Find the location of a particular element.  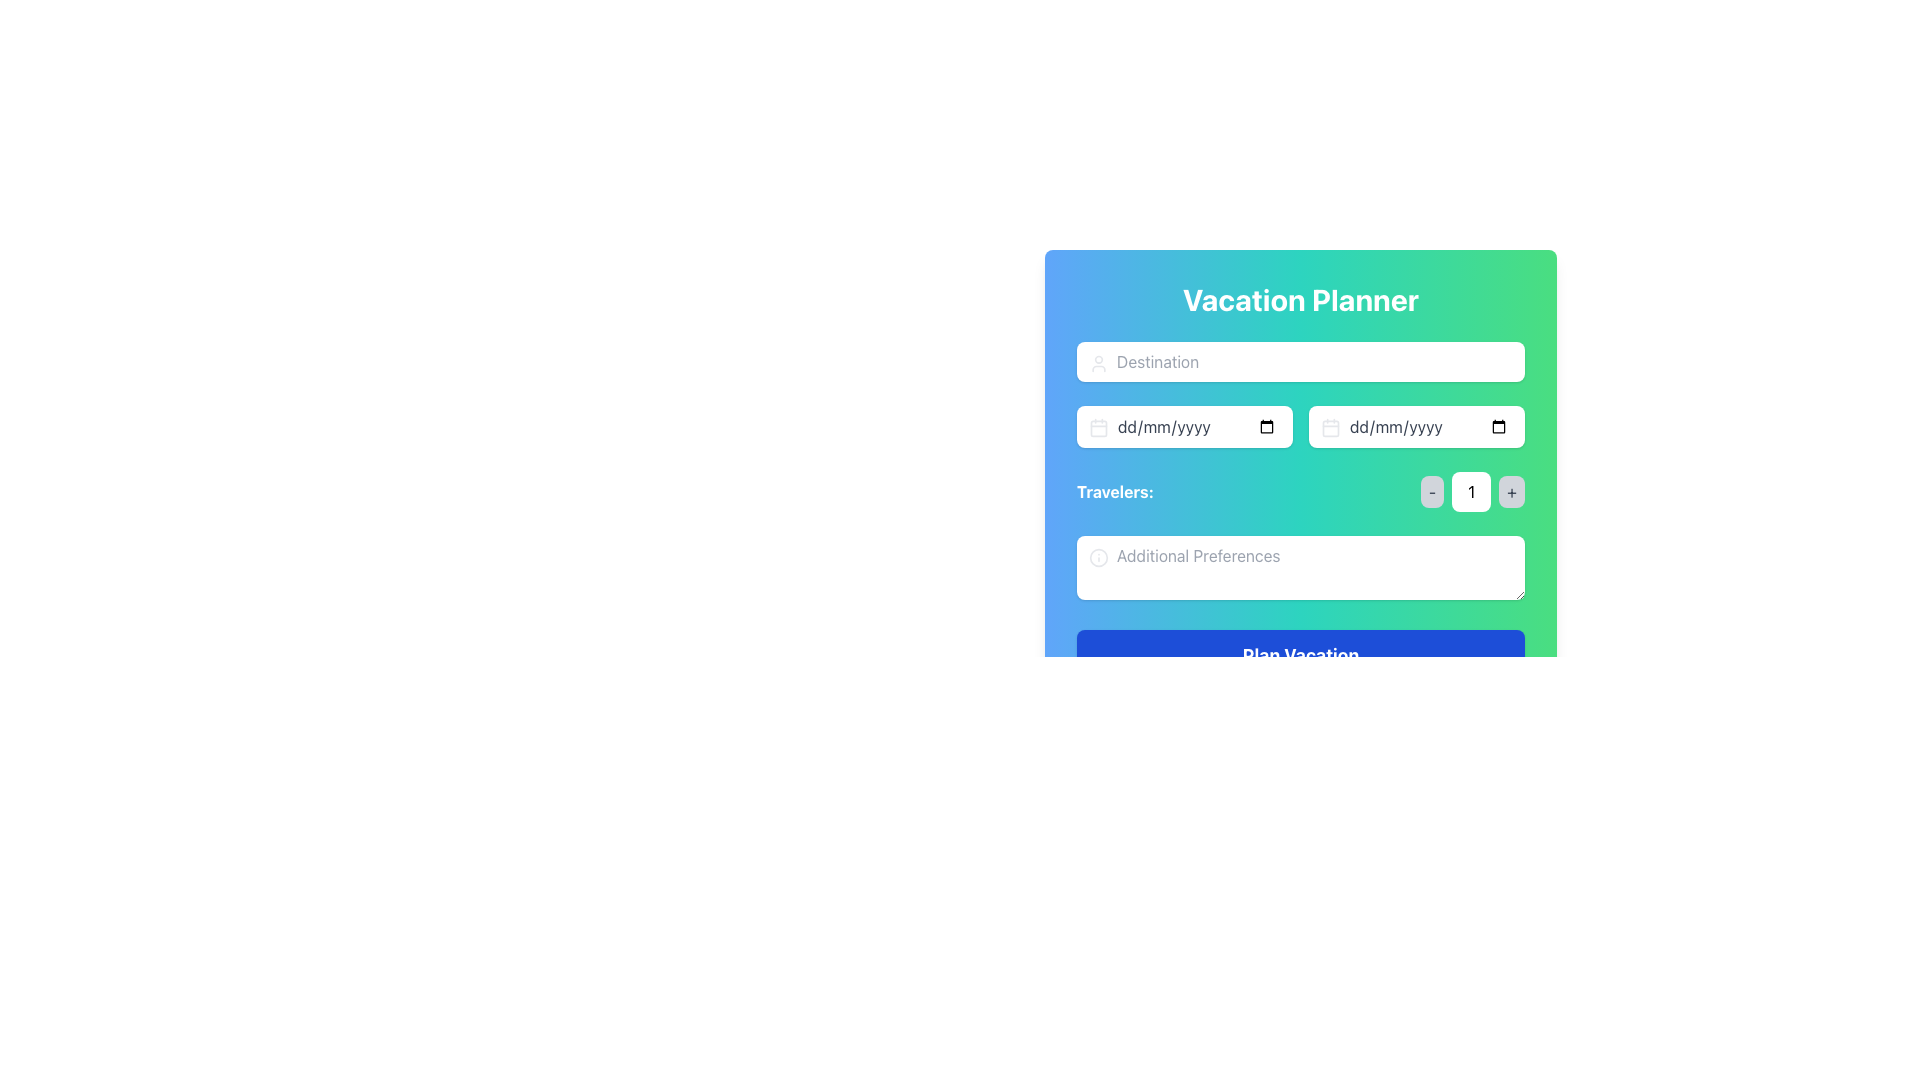

the calendar icon on the date-picker component located in the 'Vacation Planner' form is located at coordinates (1300, 426).